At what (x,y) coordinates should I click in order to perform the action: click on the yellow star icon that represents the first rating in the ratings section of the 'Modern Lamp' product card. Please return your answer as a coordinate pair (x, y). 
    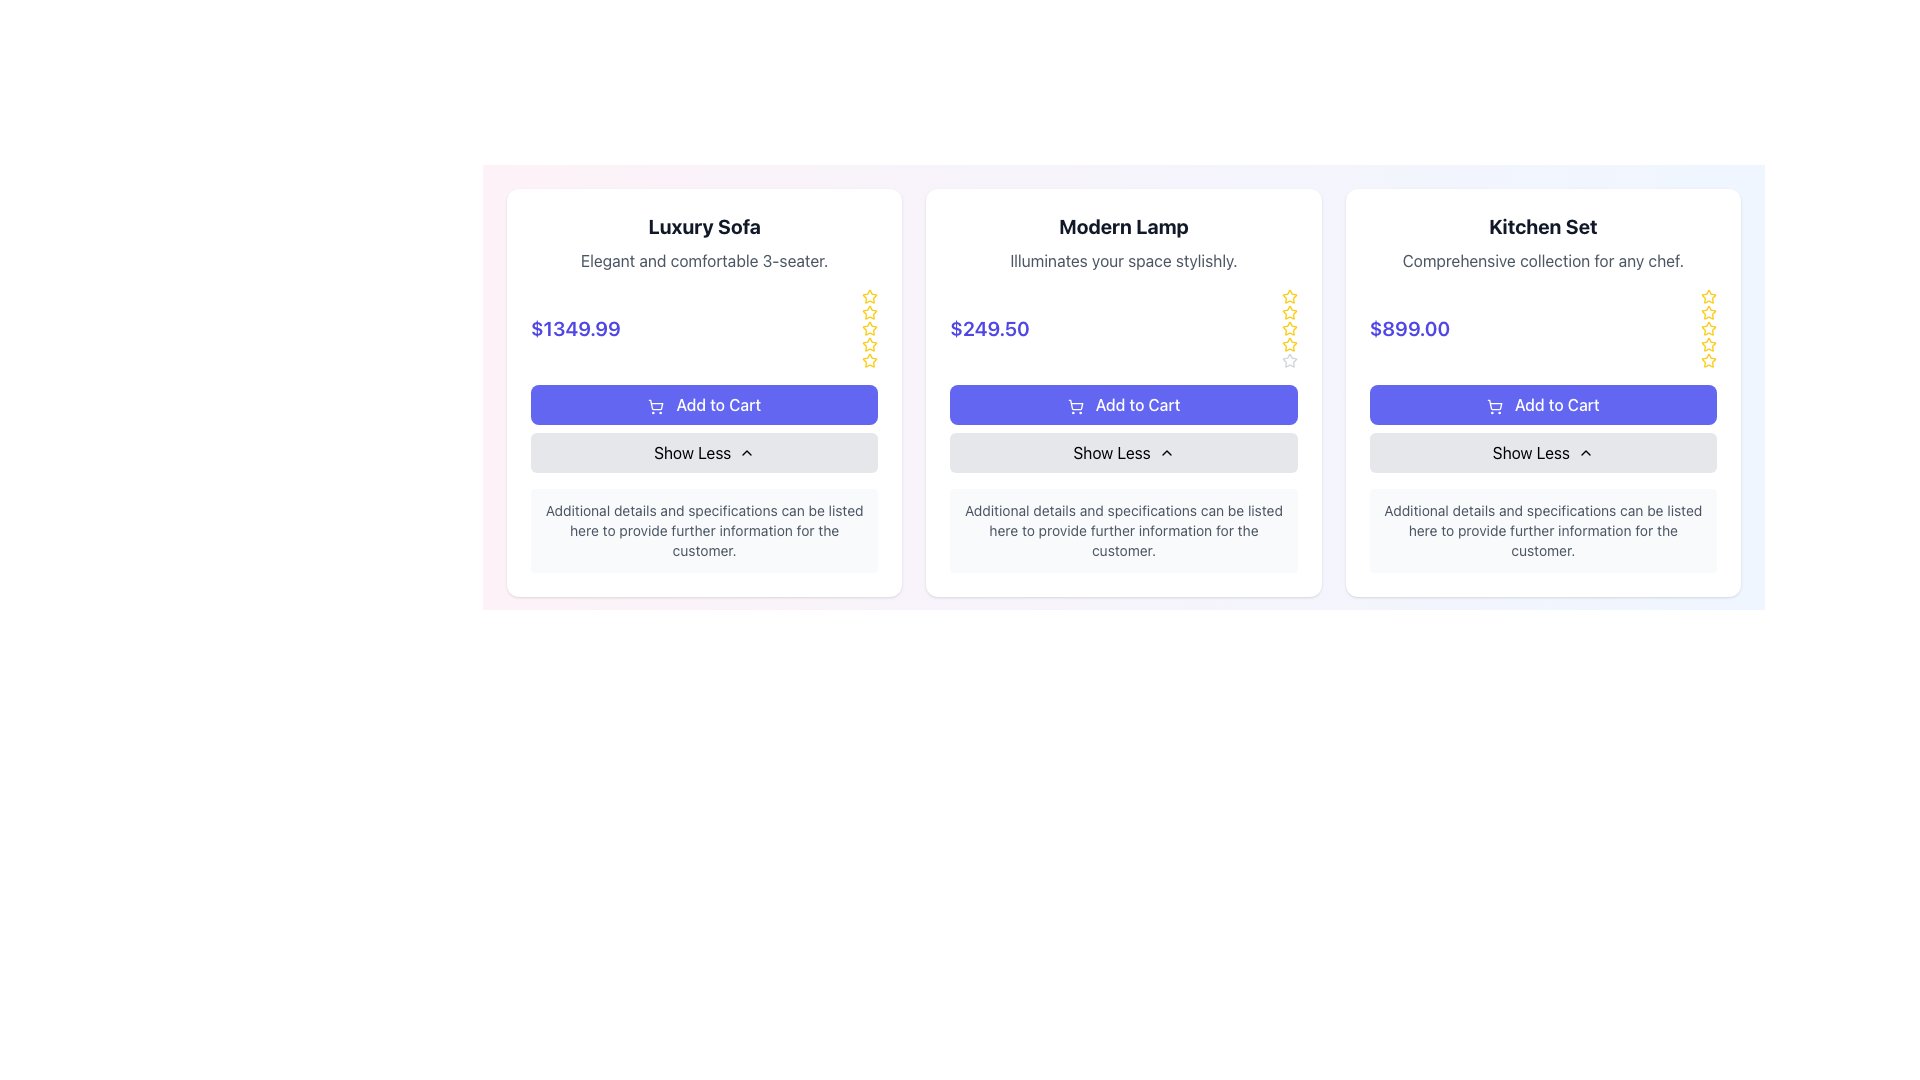
    Looking at the image, I should click on (1289, 297).